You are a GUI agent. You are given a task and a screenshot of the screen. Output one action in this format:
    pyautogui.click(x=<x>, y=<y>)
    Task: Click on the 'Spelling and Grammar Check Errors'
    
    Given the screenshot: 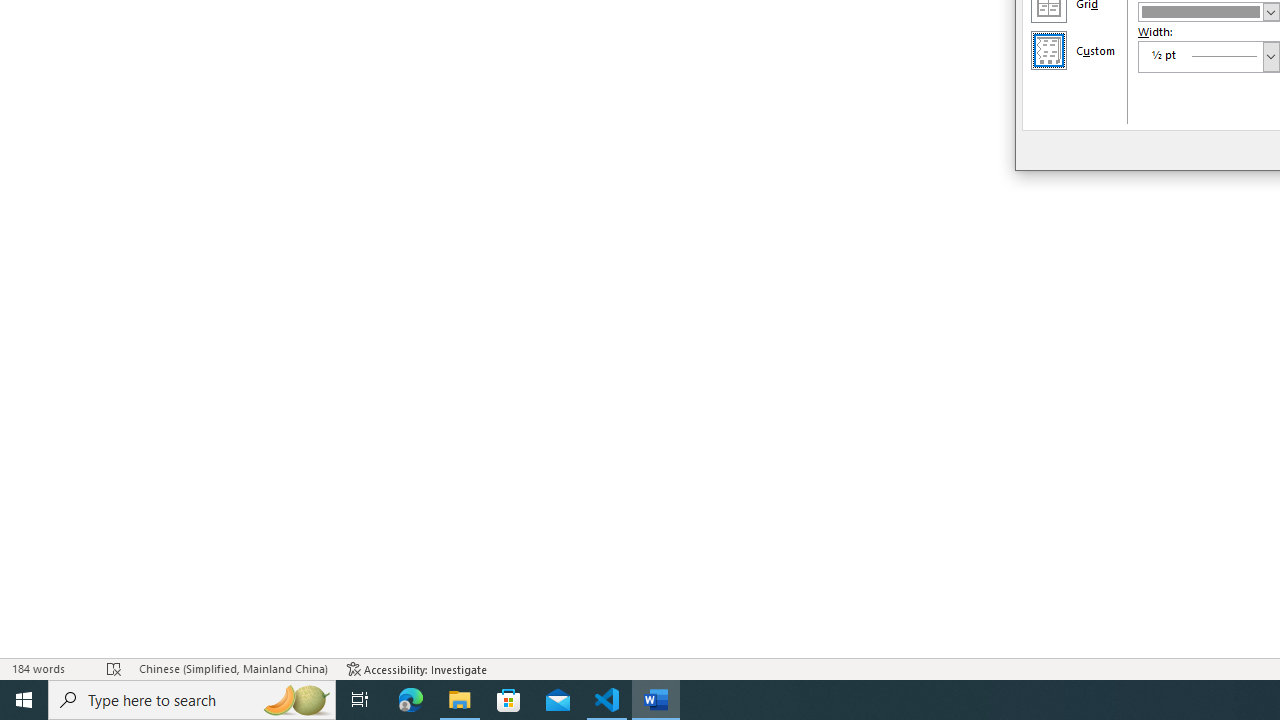 What is the action you would take?
    pyautogui.click(x=113, y=669)
    